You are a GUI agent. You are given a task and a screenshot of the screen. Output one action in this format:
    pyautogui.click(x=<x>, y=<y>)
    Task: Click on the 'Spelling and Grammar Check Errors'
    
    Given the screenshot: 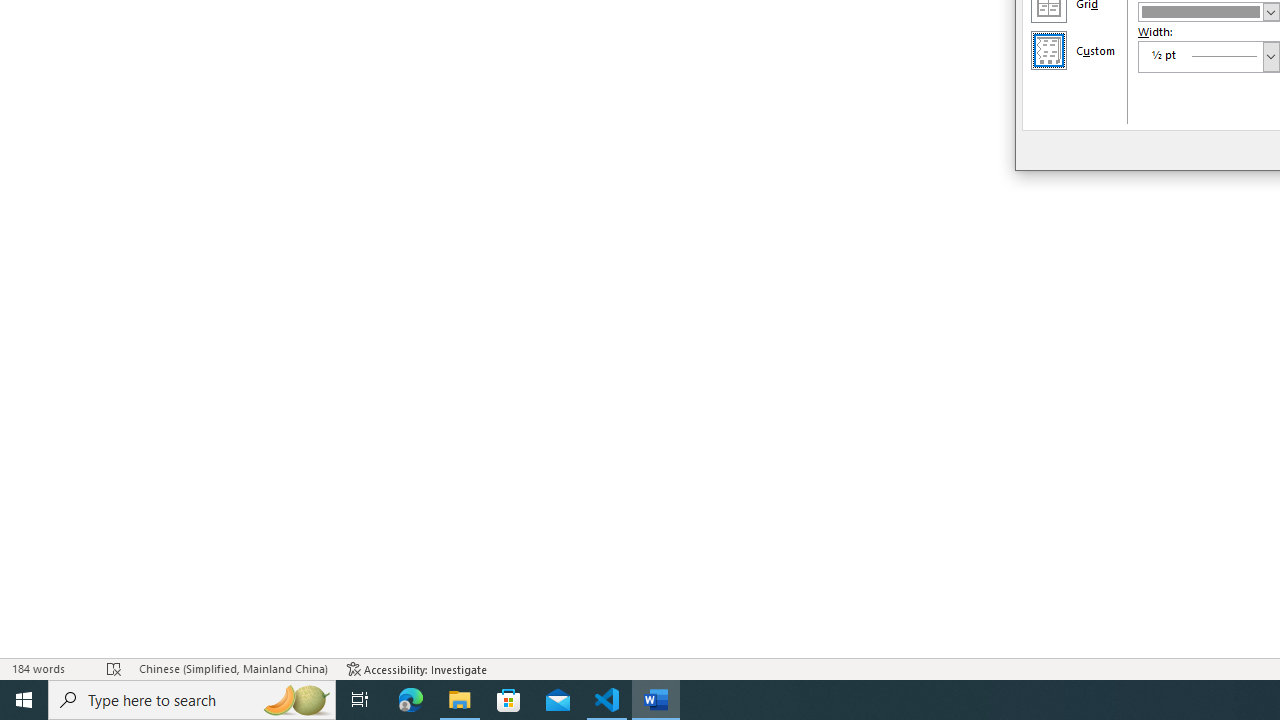 What is the action you would take?
    pyautogui.click(x=113, y=669)
    